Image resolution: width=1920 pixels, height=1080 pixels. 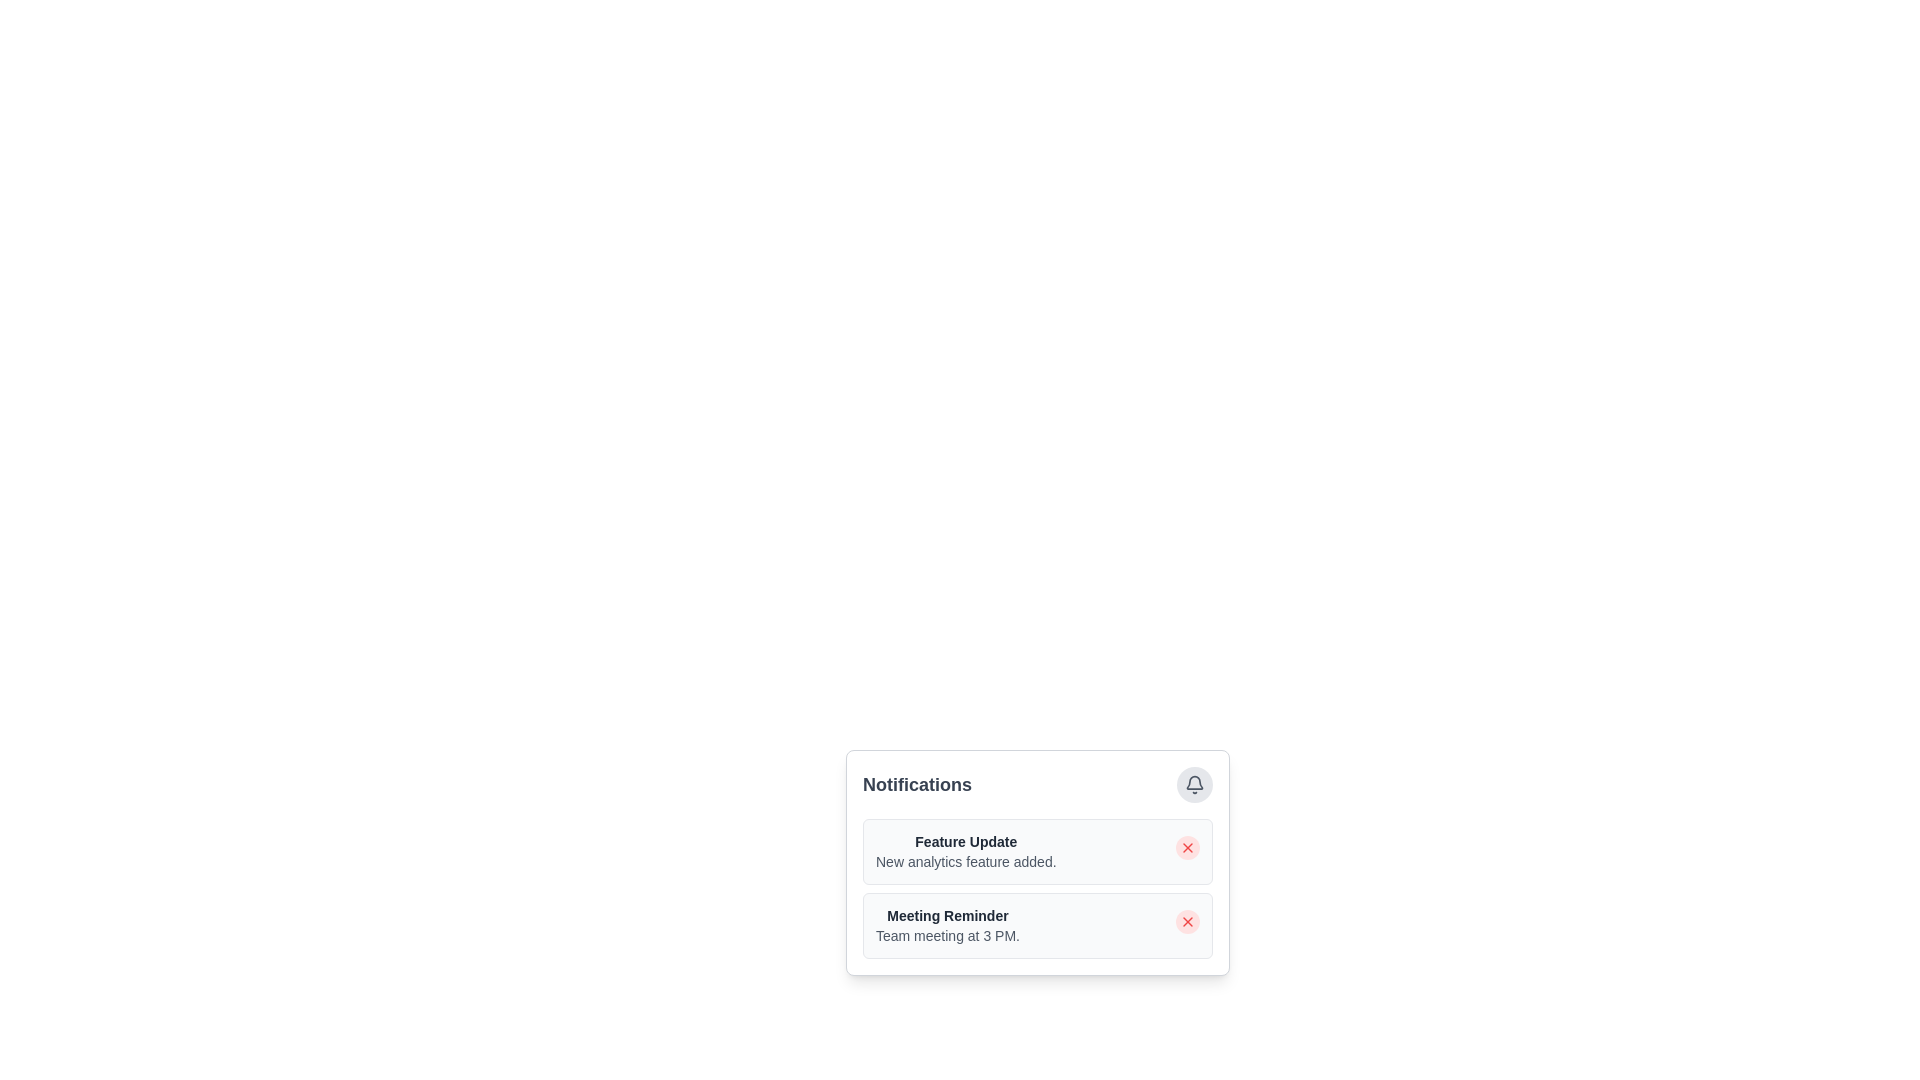 I want to click on the close button located on the top-right corner of the 'Feature Update' notification to dismiss it, so click(x=1188, y=848).